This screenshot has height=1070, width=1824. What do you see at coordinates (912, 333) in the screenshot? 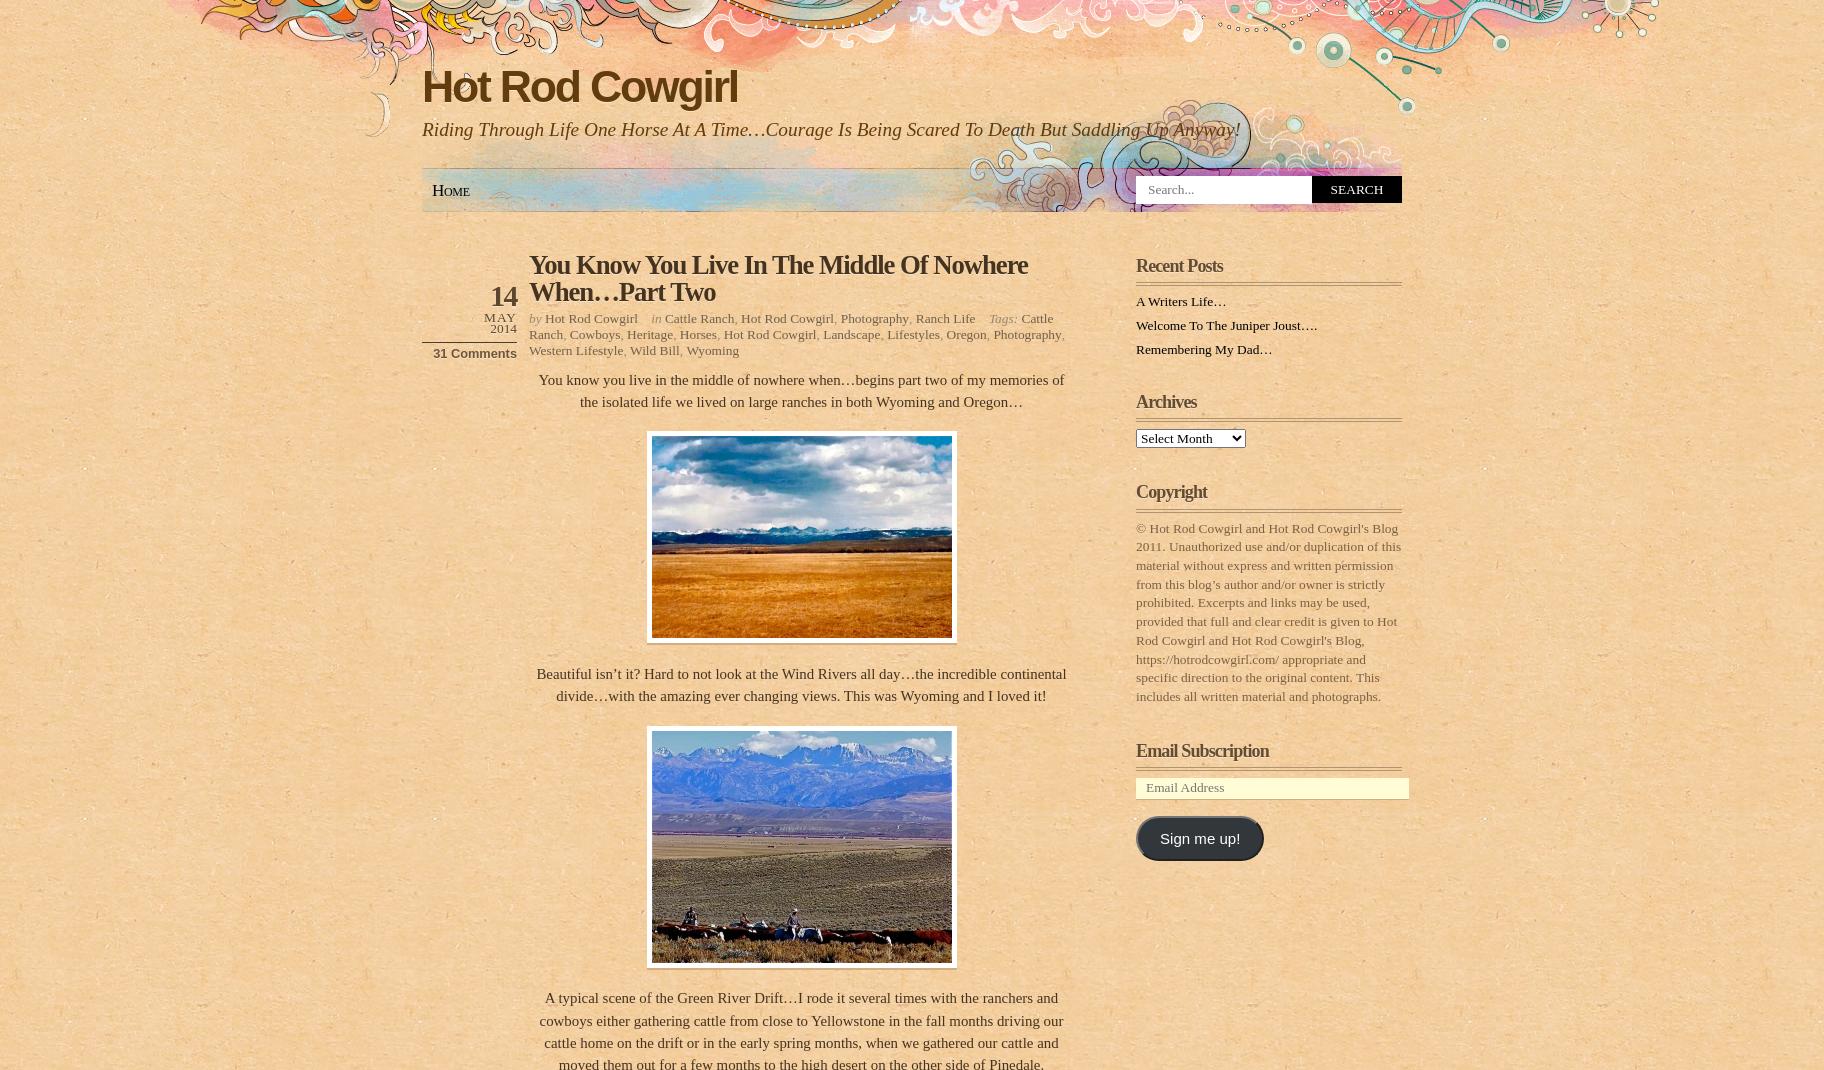
I see `'Lifestyles'` at bounding box center [912, 333].